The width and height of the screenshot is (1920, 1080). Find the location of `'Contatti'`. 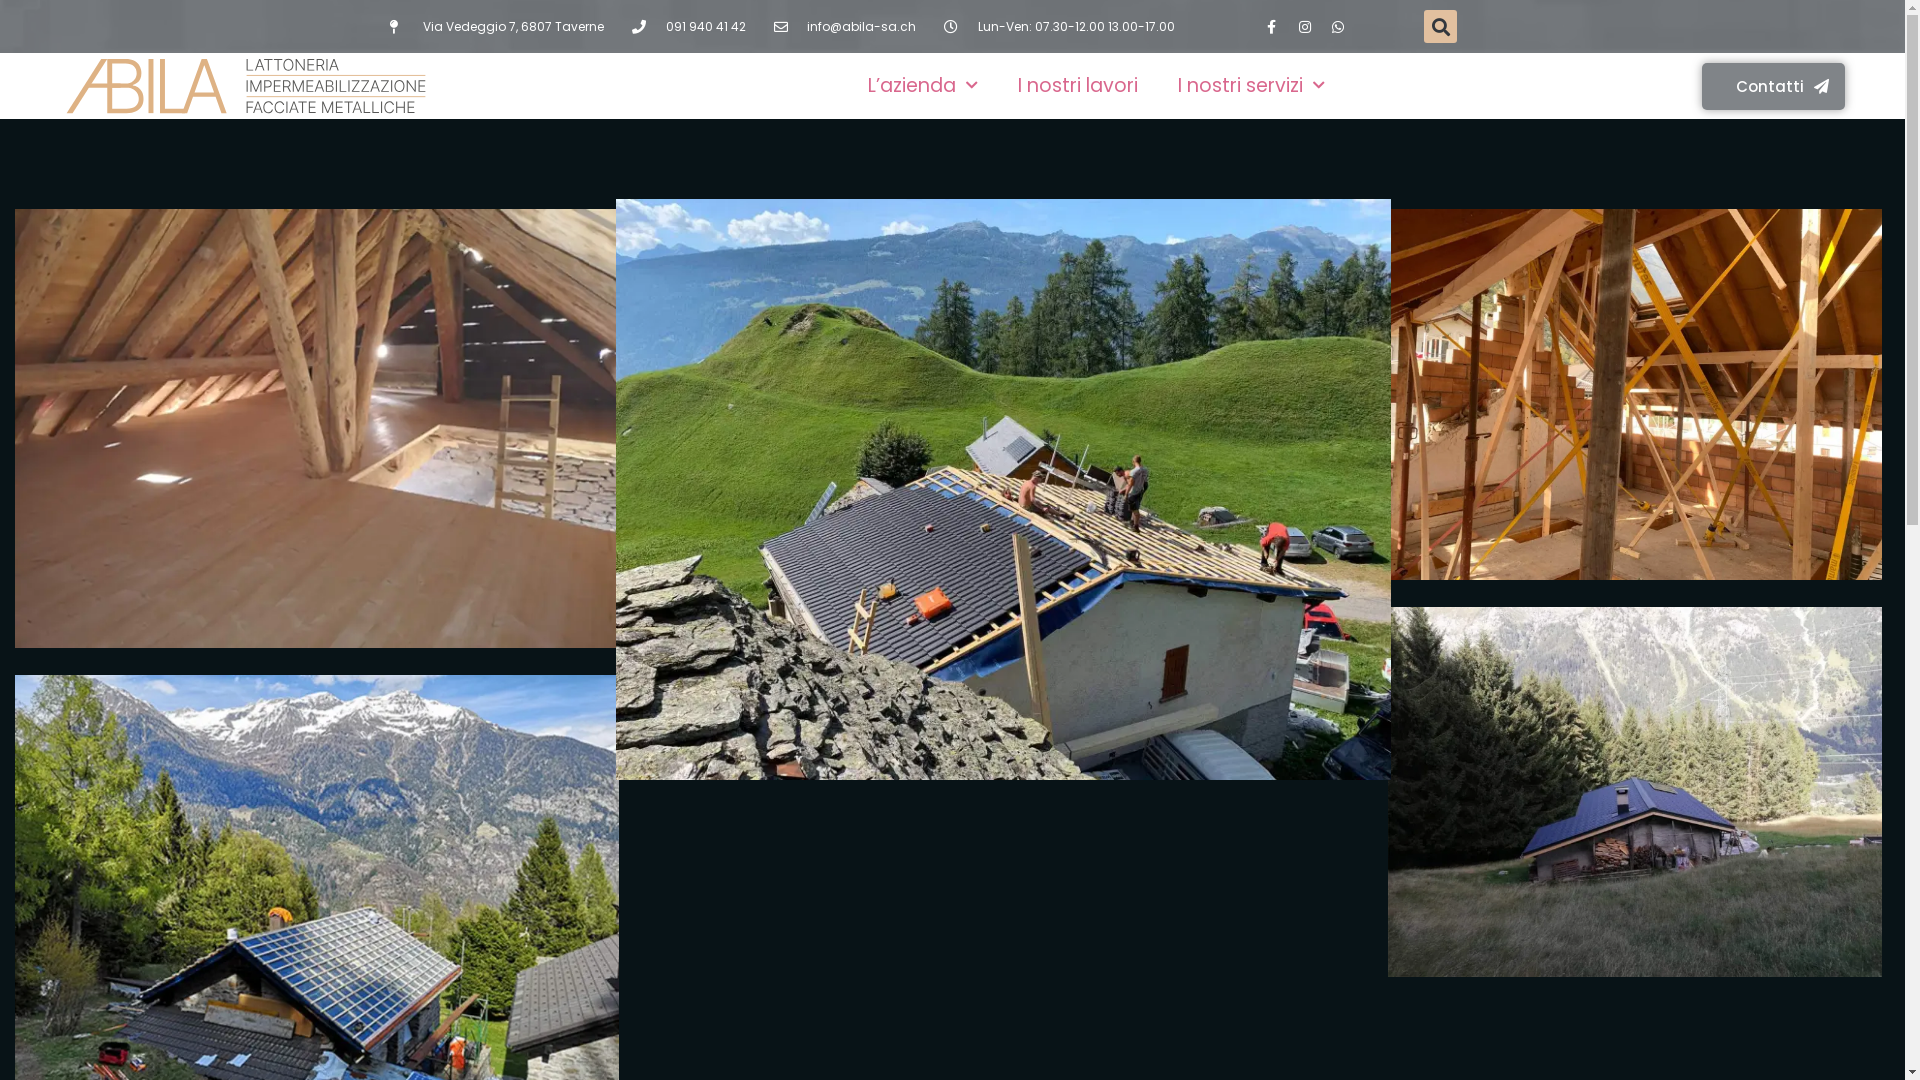

'Contatti' is located at coordinates (1701, 84).